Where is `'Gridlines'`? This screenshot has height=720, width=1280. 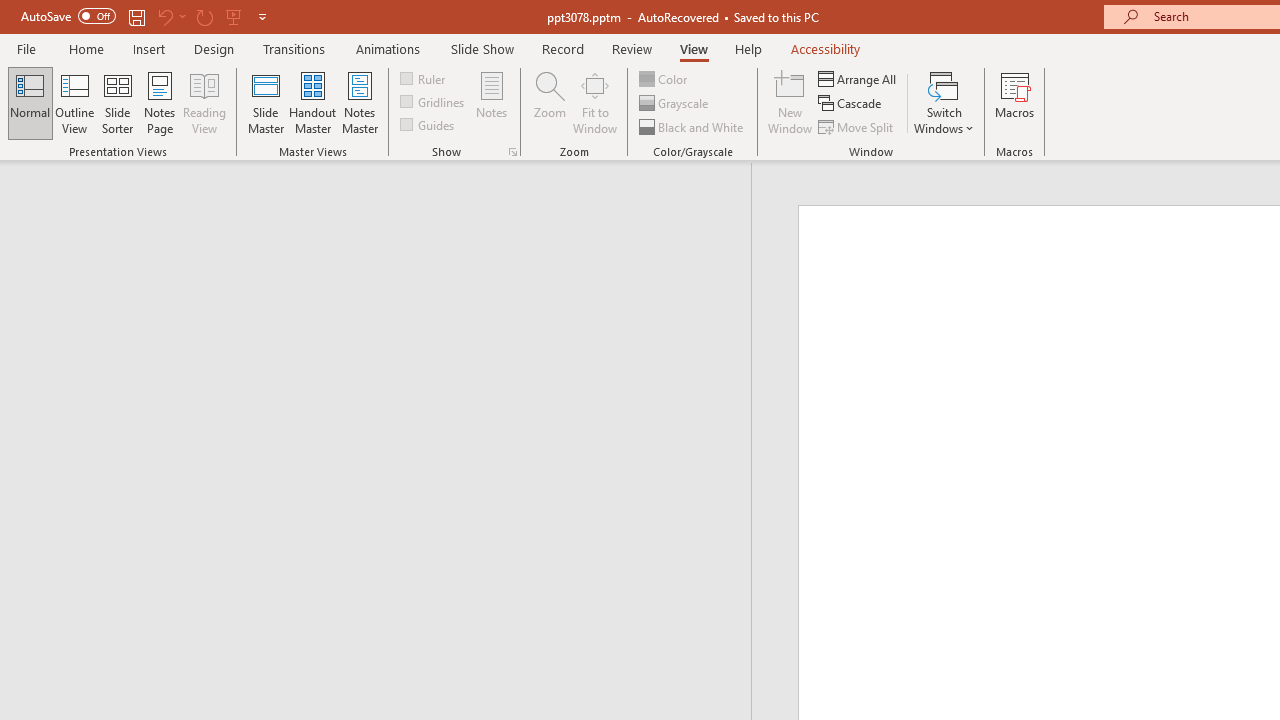
'Gridlines' is located at coordinates (432, 101).